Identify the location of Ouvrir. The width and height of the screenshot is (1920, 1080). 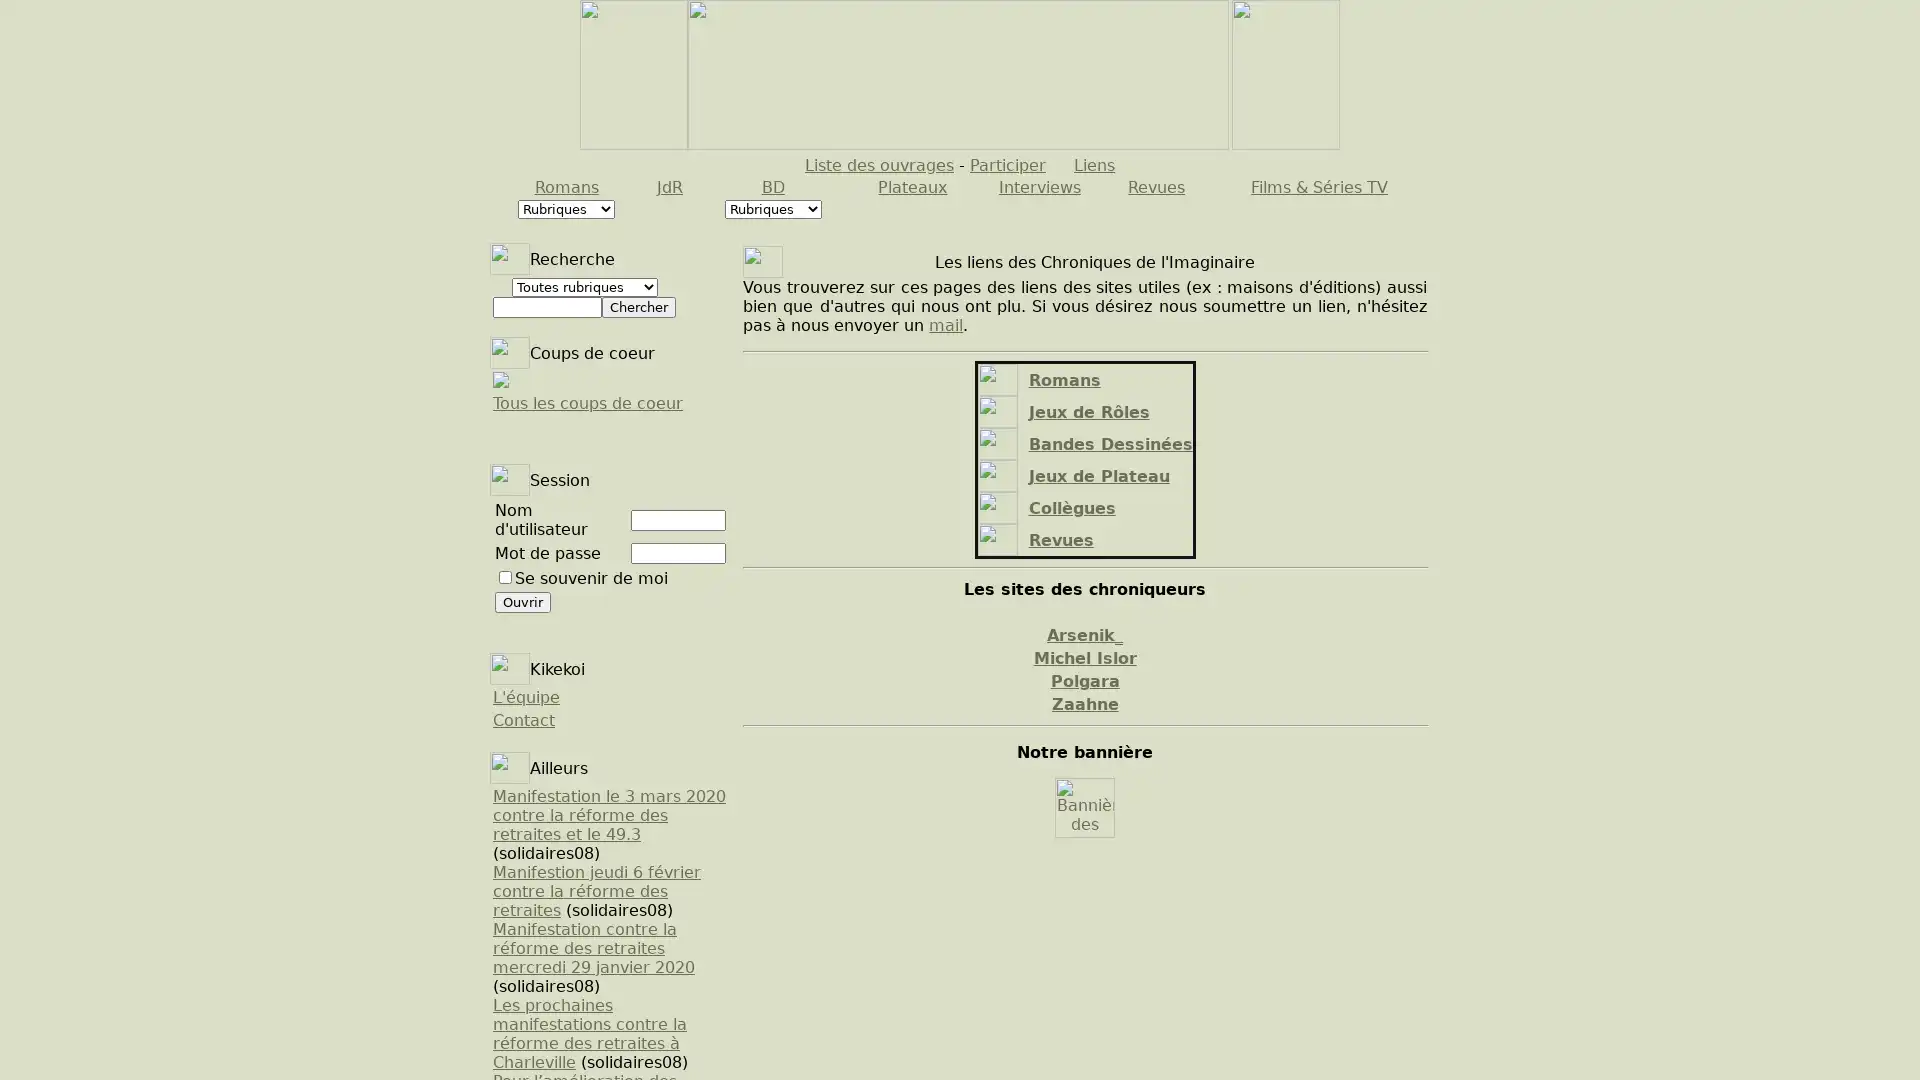
(523, 601).